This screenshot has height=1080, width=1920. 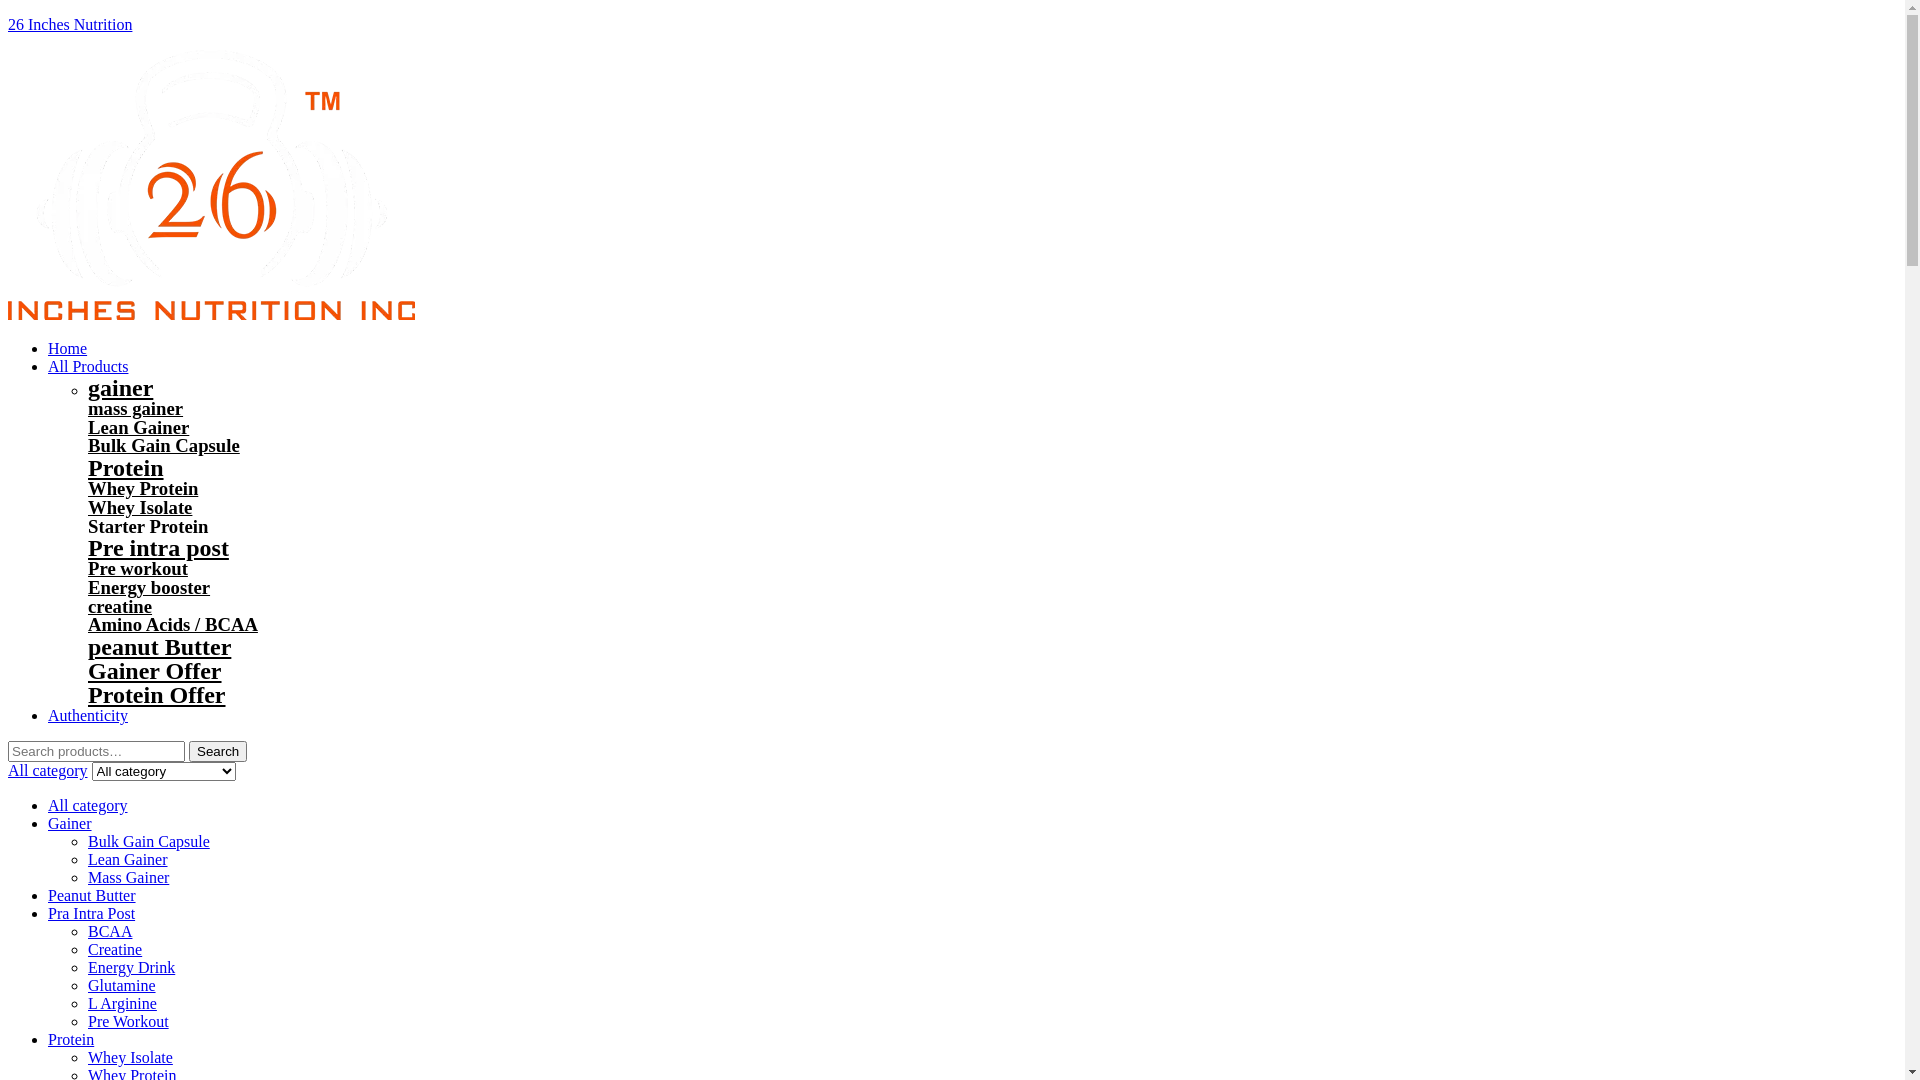 I want to click on 'Bulk Gain Capsule', so click(x=163, y=444).